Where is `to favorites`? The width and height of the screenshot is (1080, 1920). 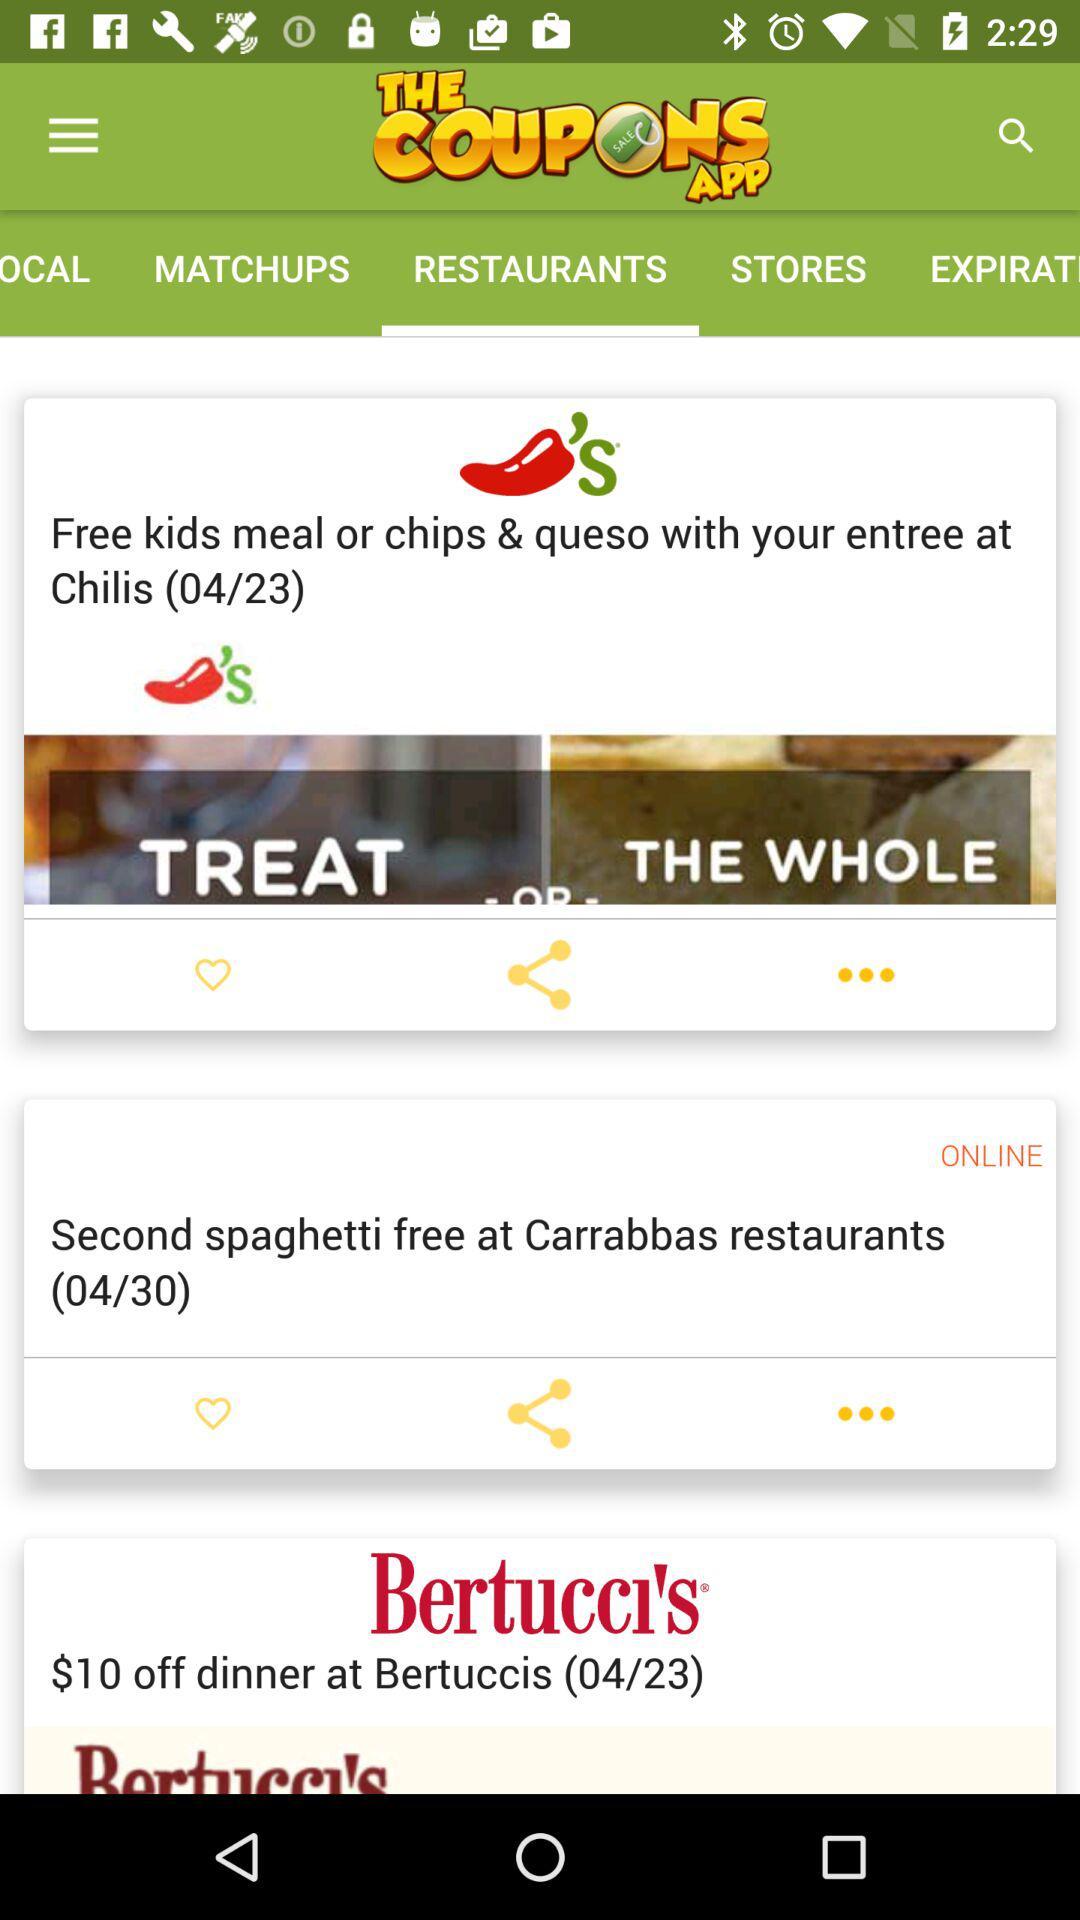 to favorites is located at coordinates (212, 974).